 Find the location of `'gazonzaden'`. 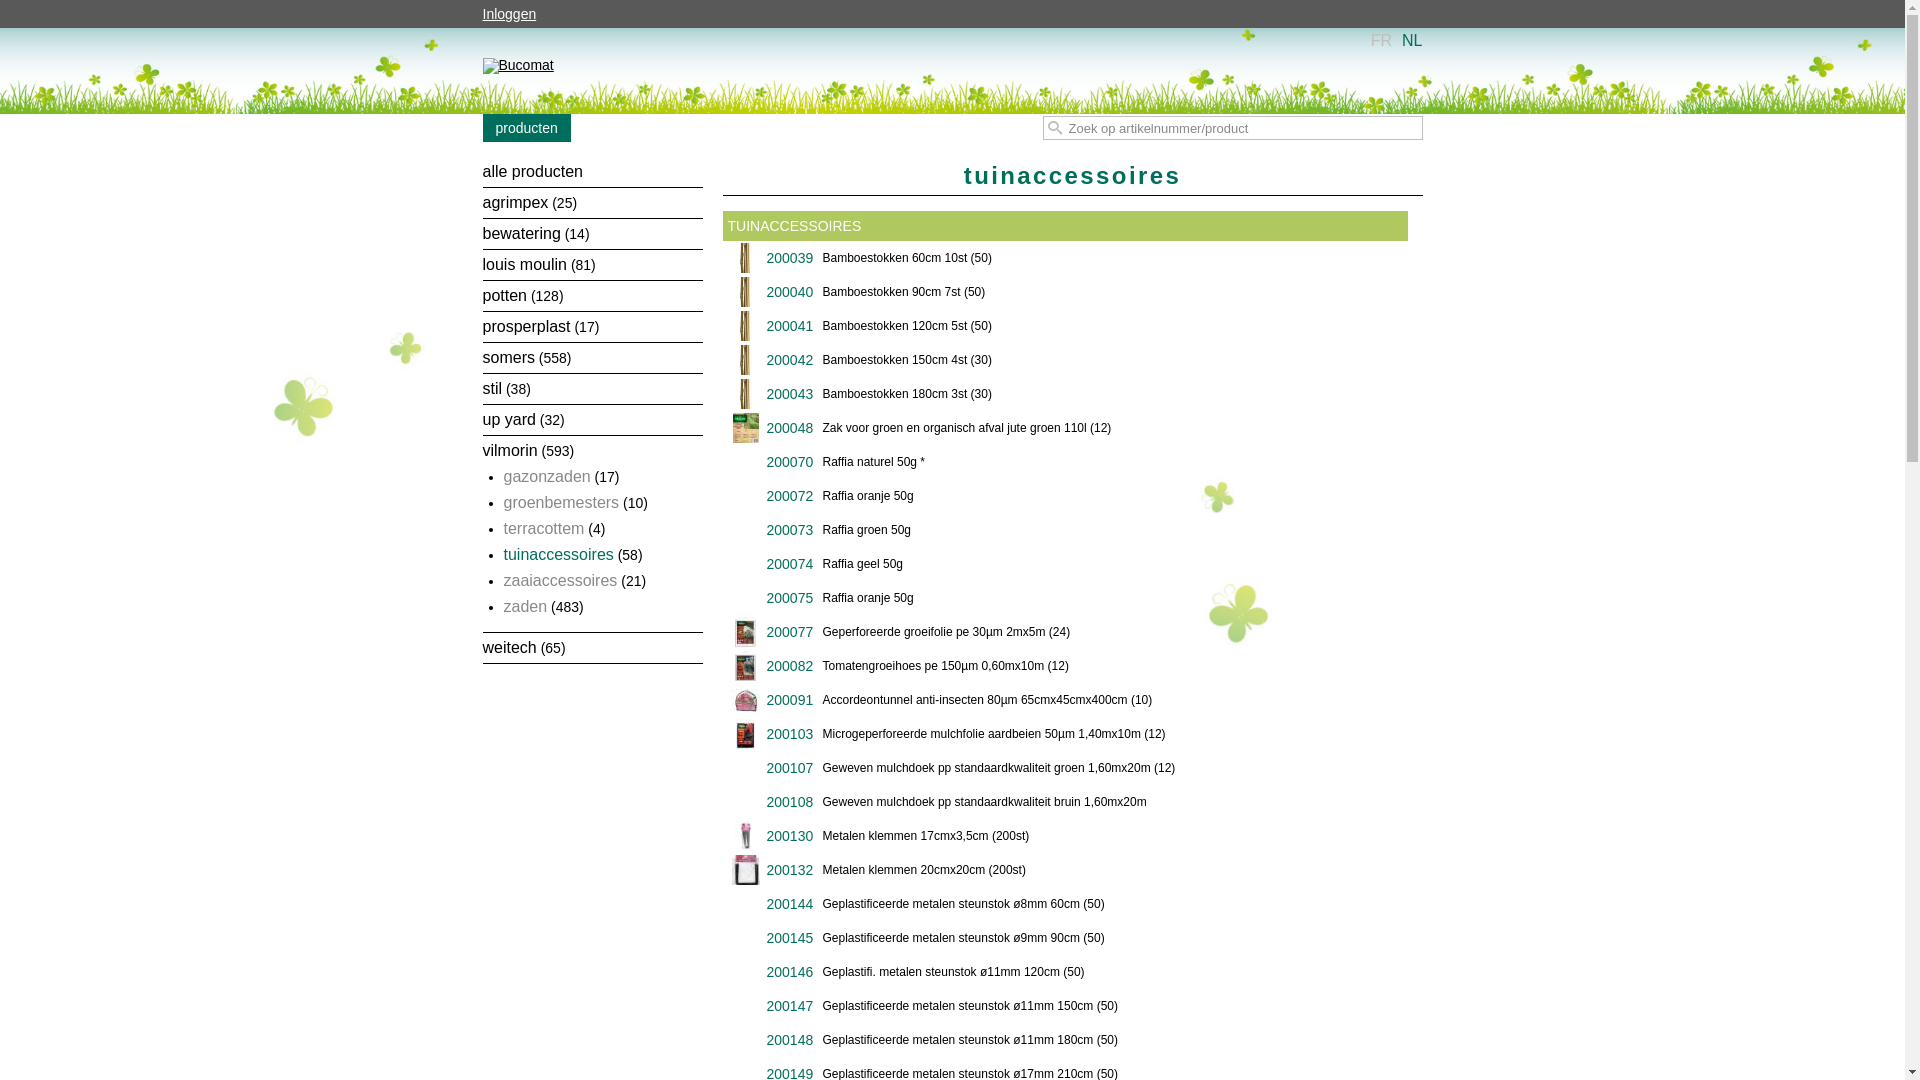

'gazonzaden' is located at coordinates (547, 476).